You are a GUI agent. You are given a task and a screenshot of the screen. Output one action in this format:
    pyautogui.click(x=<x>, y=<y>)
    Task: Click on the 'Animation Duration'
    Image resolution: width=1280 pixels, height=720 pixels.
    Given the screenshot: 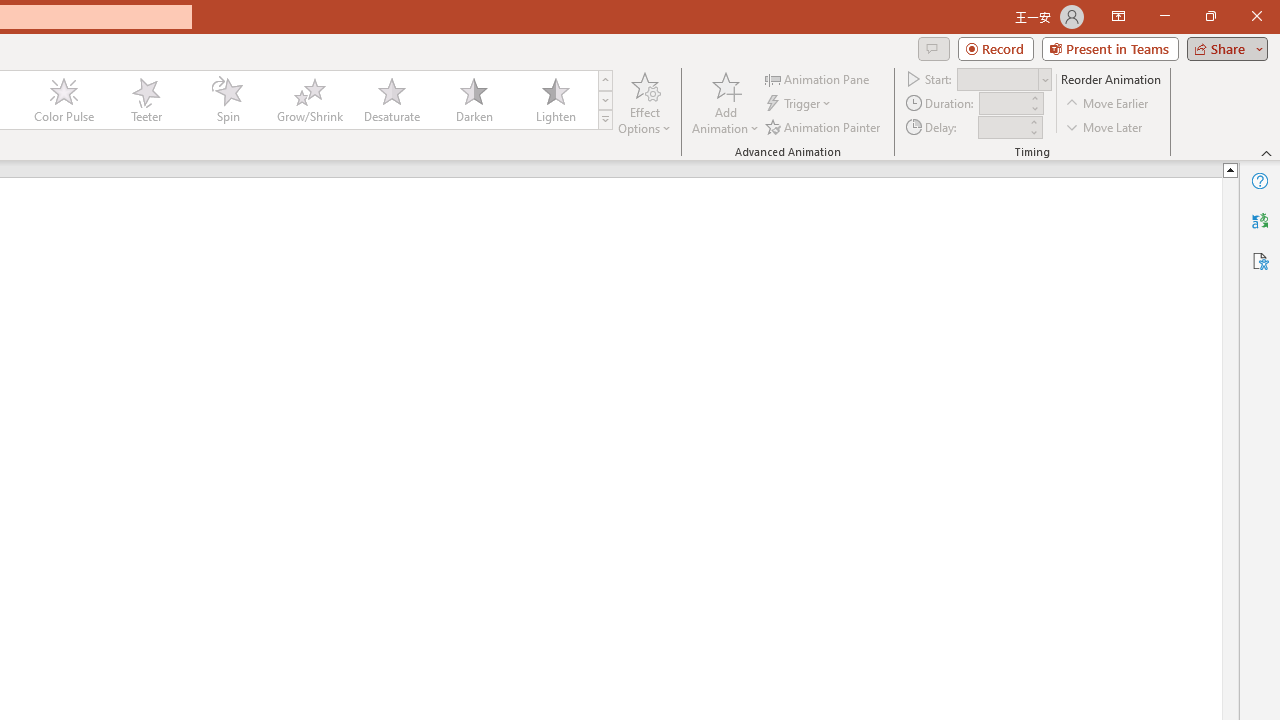 What is the action you would take?
    pyautogui.click(x=1003, y=103)
    